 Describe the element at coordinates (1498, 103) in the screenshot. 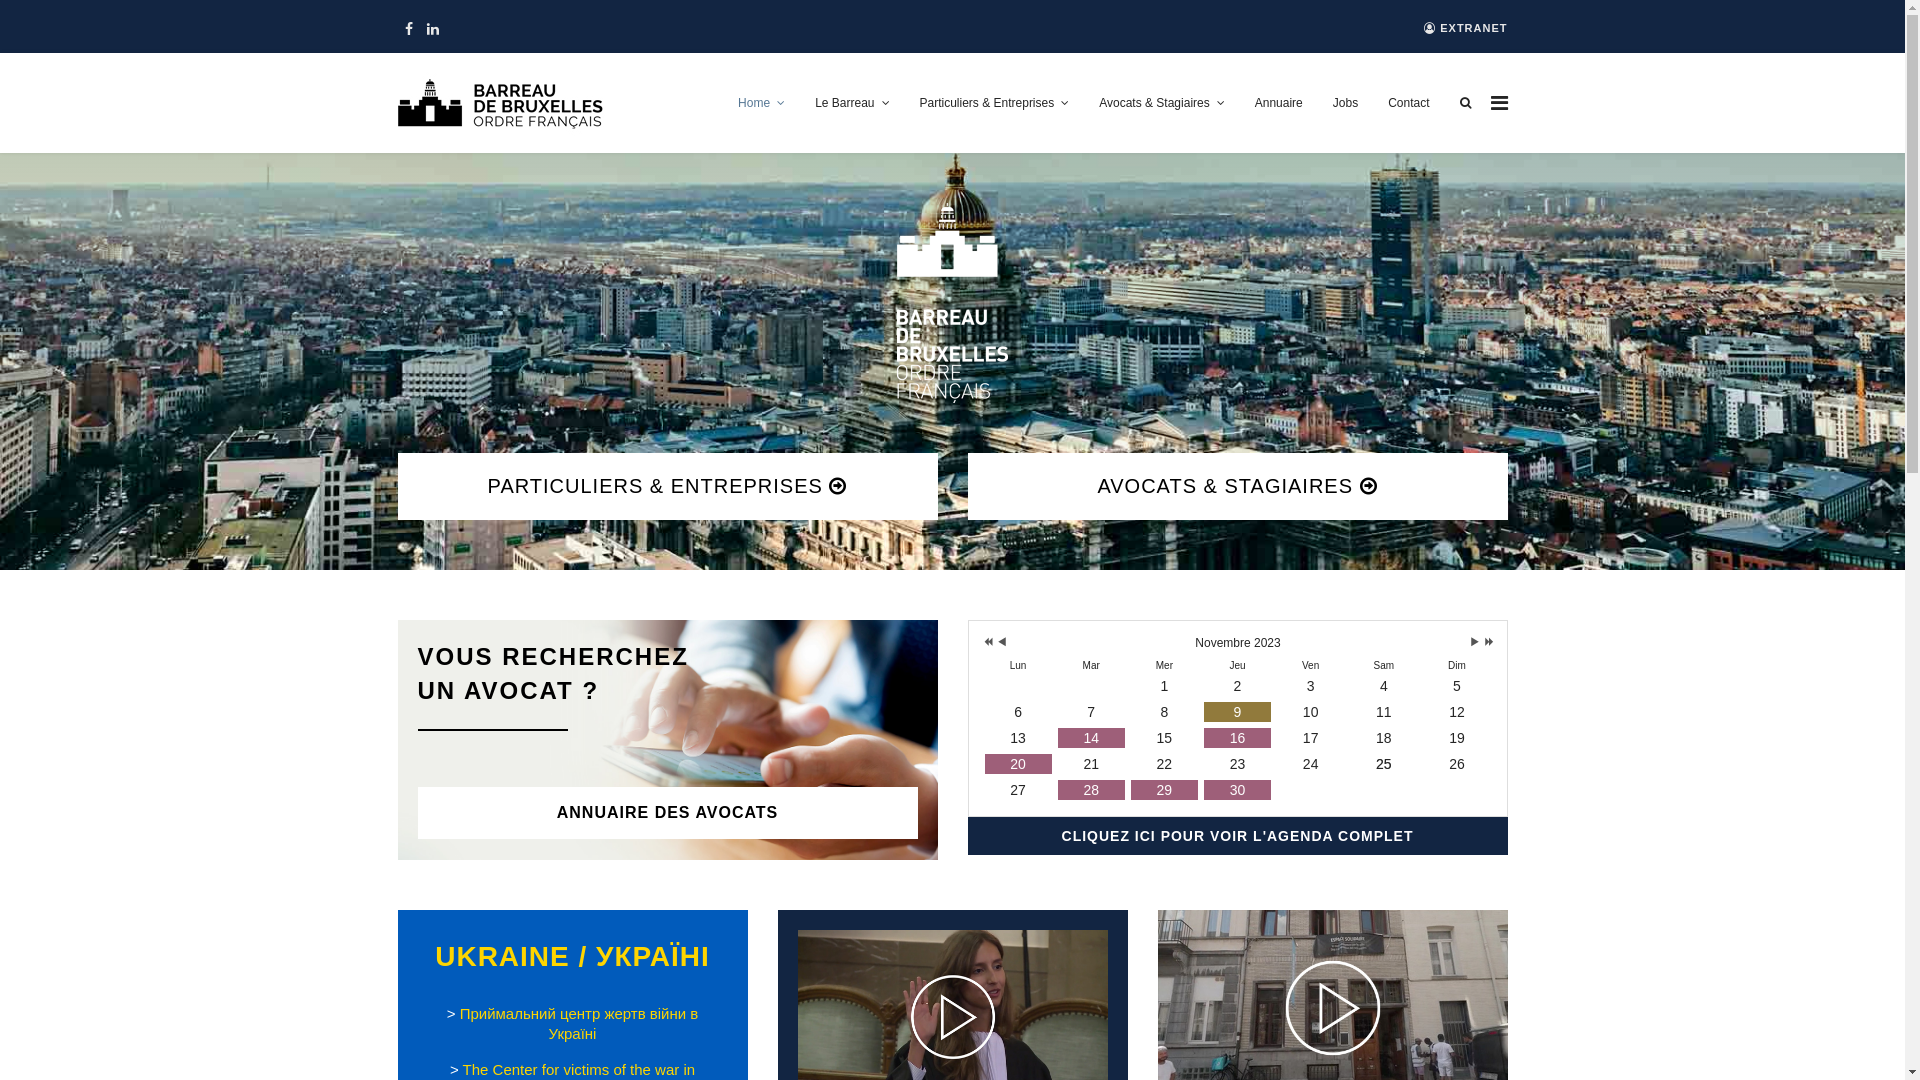

I see `'Navigation'` at that location.